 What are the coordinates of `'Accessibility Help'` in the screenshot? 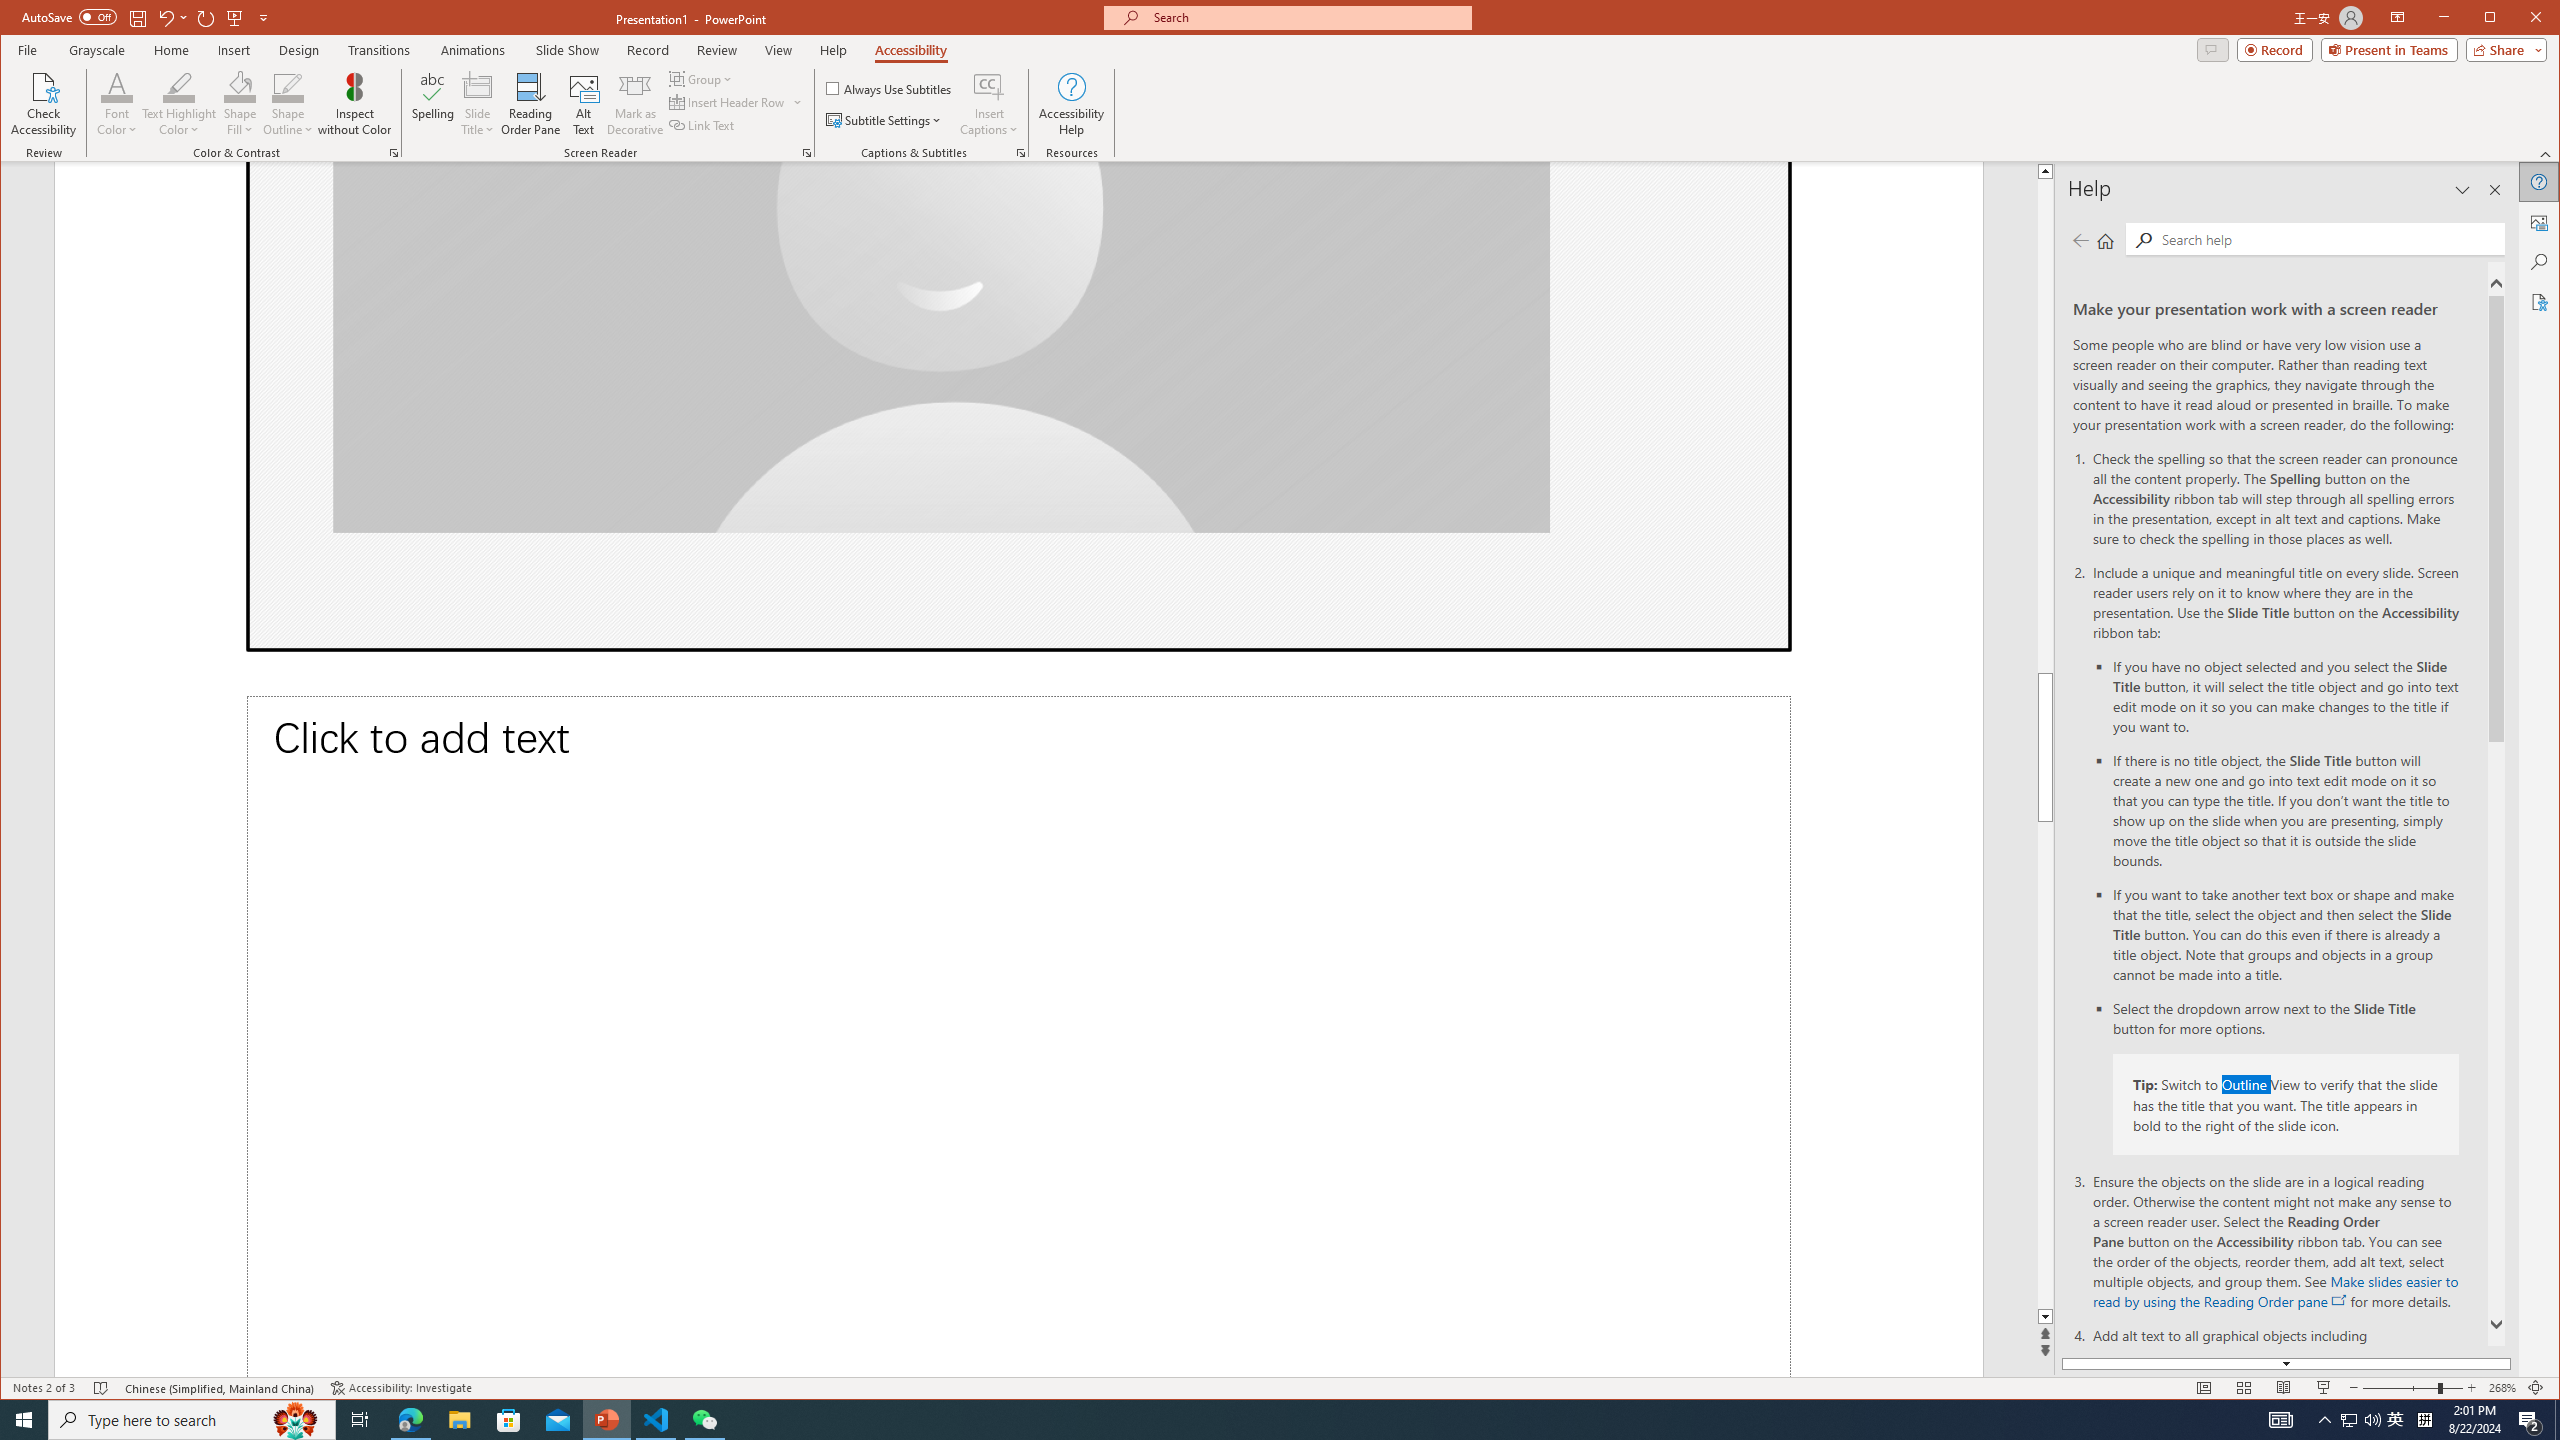 It's located at (1071, 103).